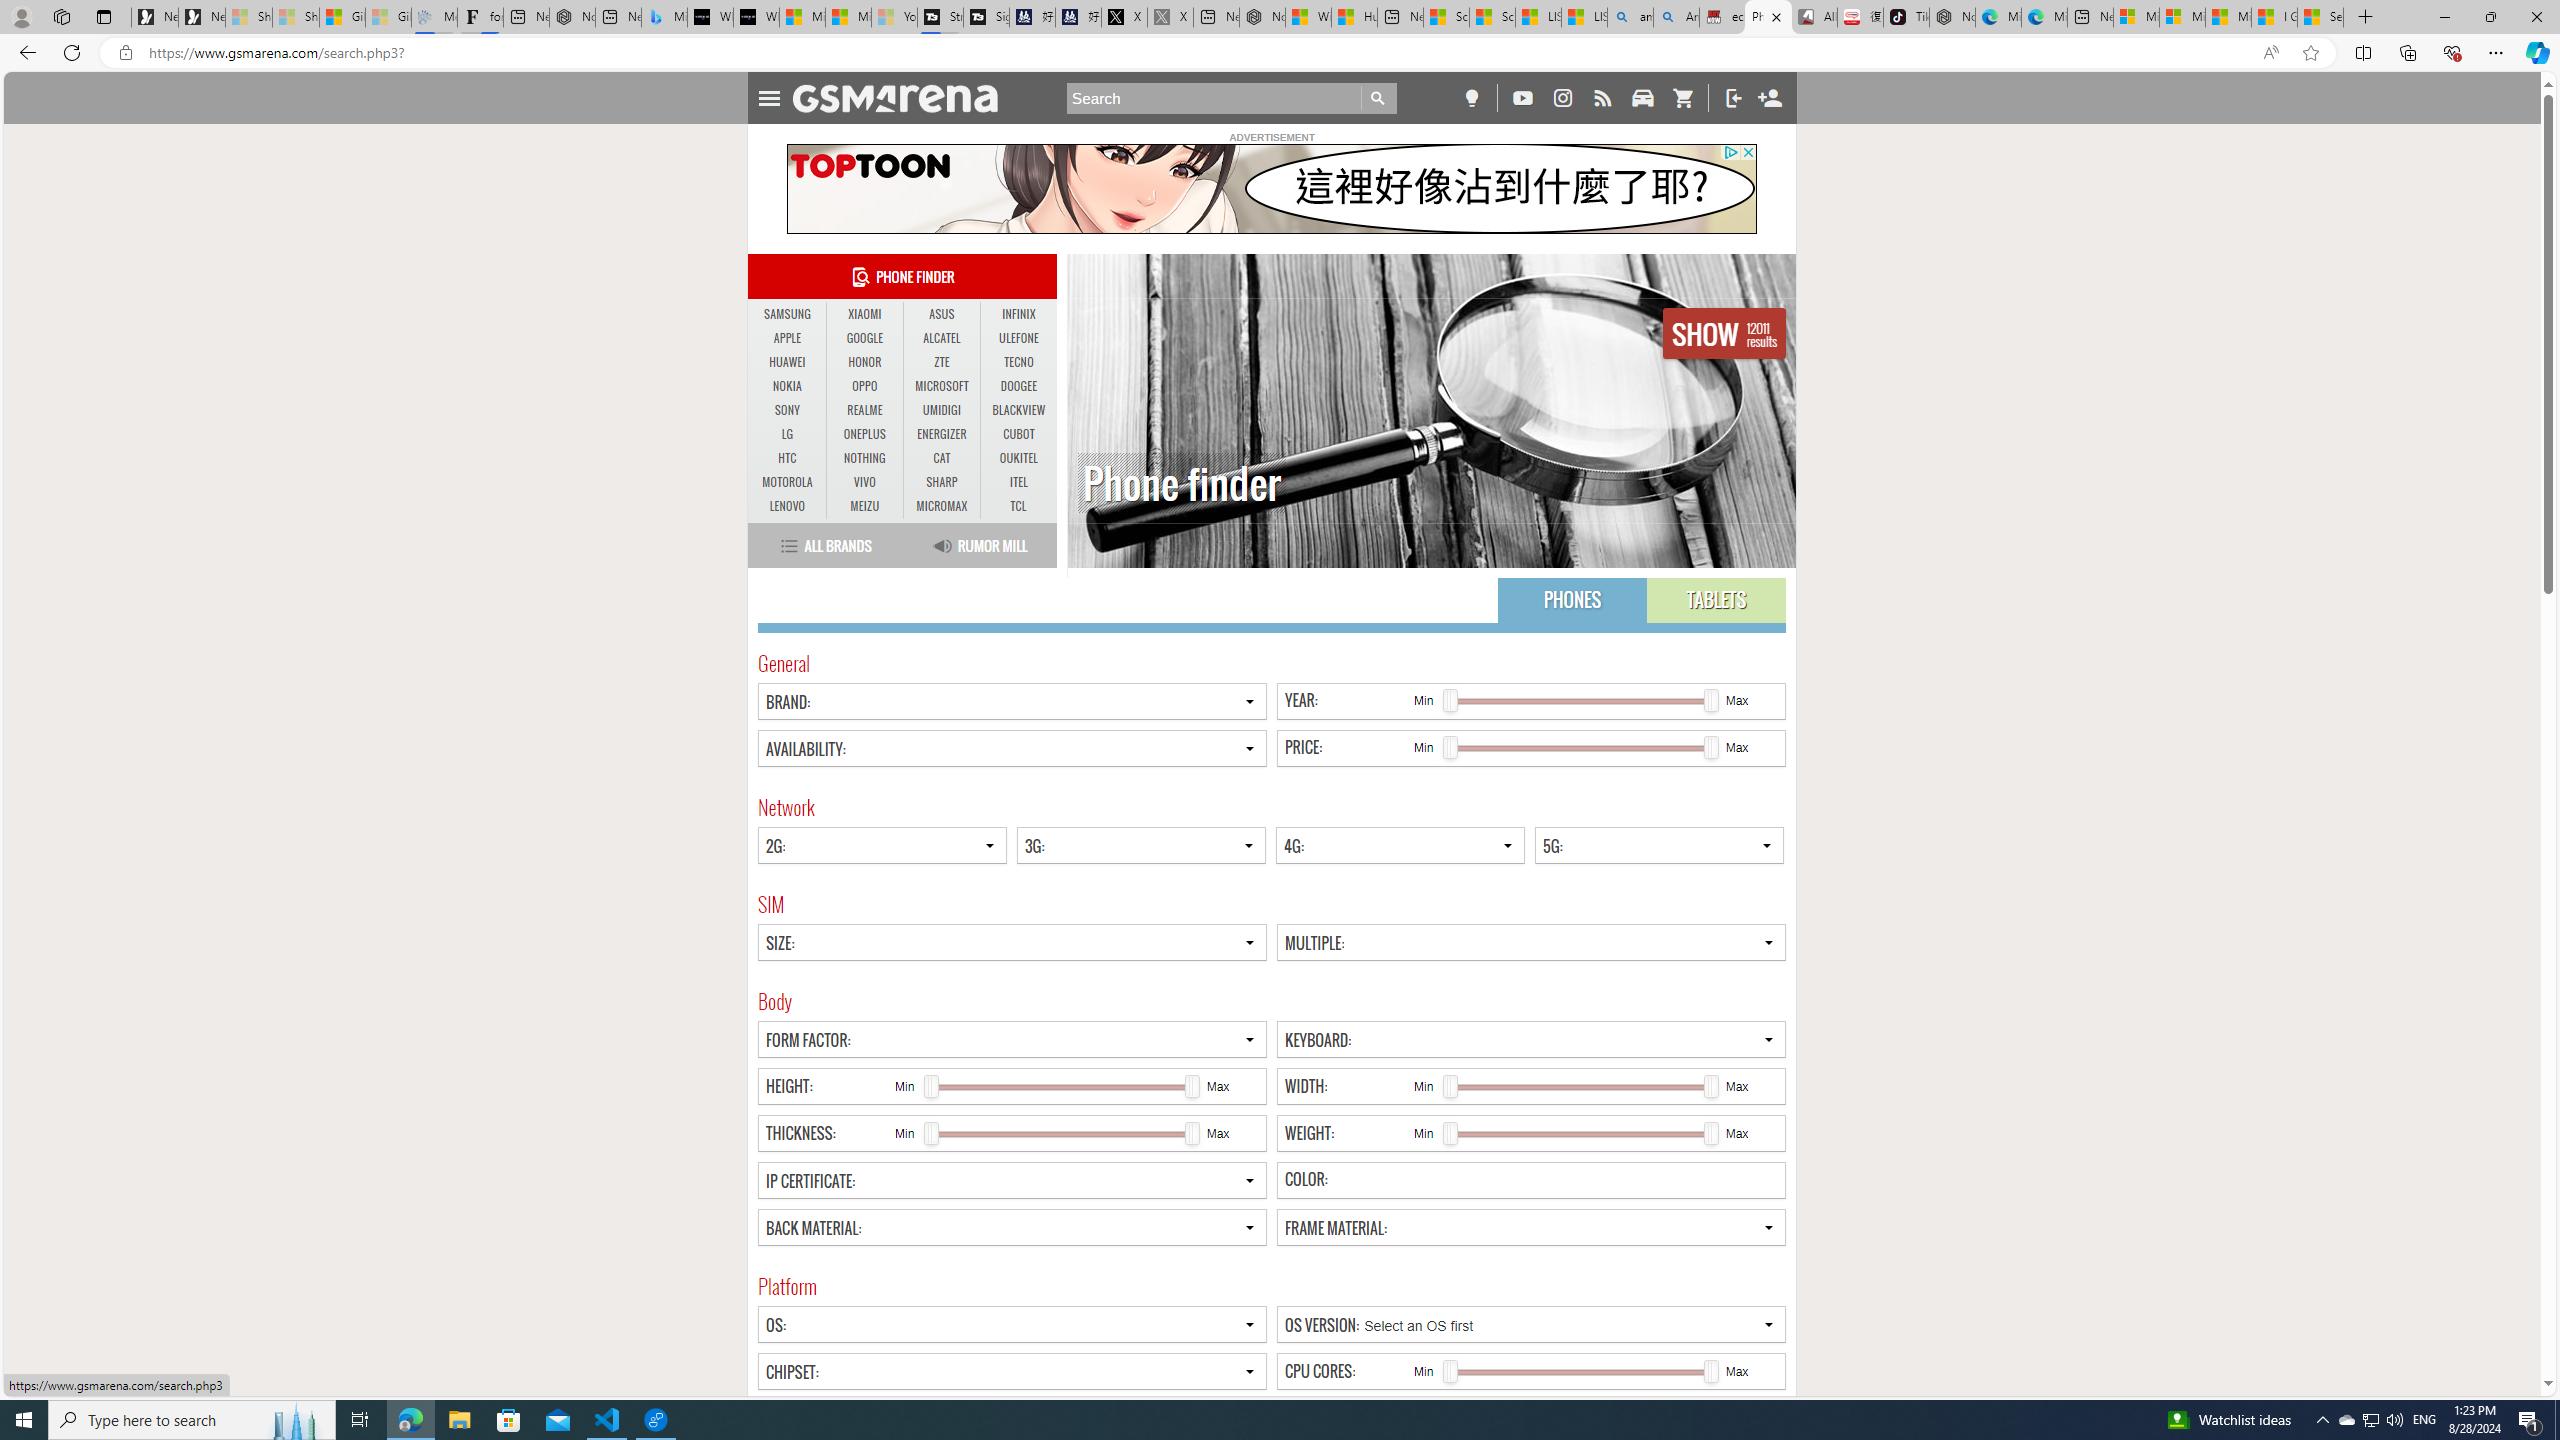 This screenshot has width=2560, height=1440. Describe the element at coordinates (941, 433) in the screenshot. I see `'ENERGIZER'` at that location.